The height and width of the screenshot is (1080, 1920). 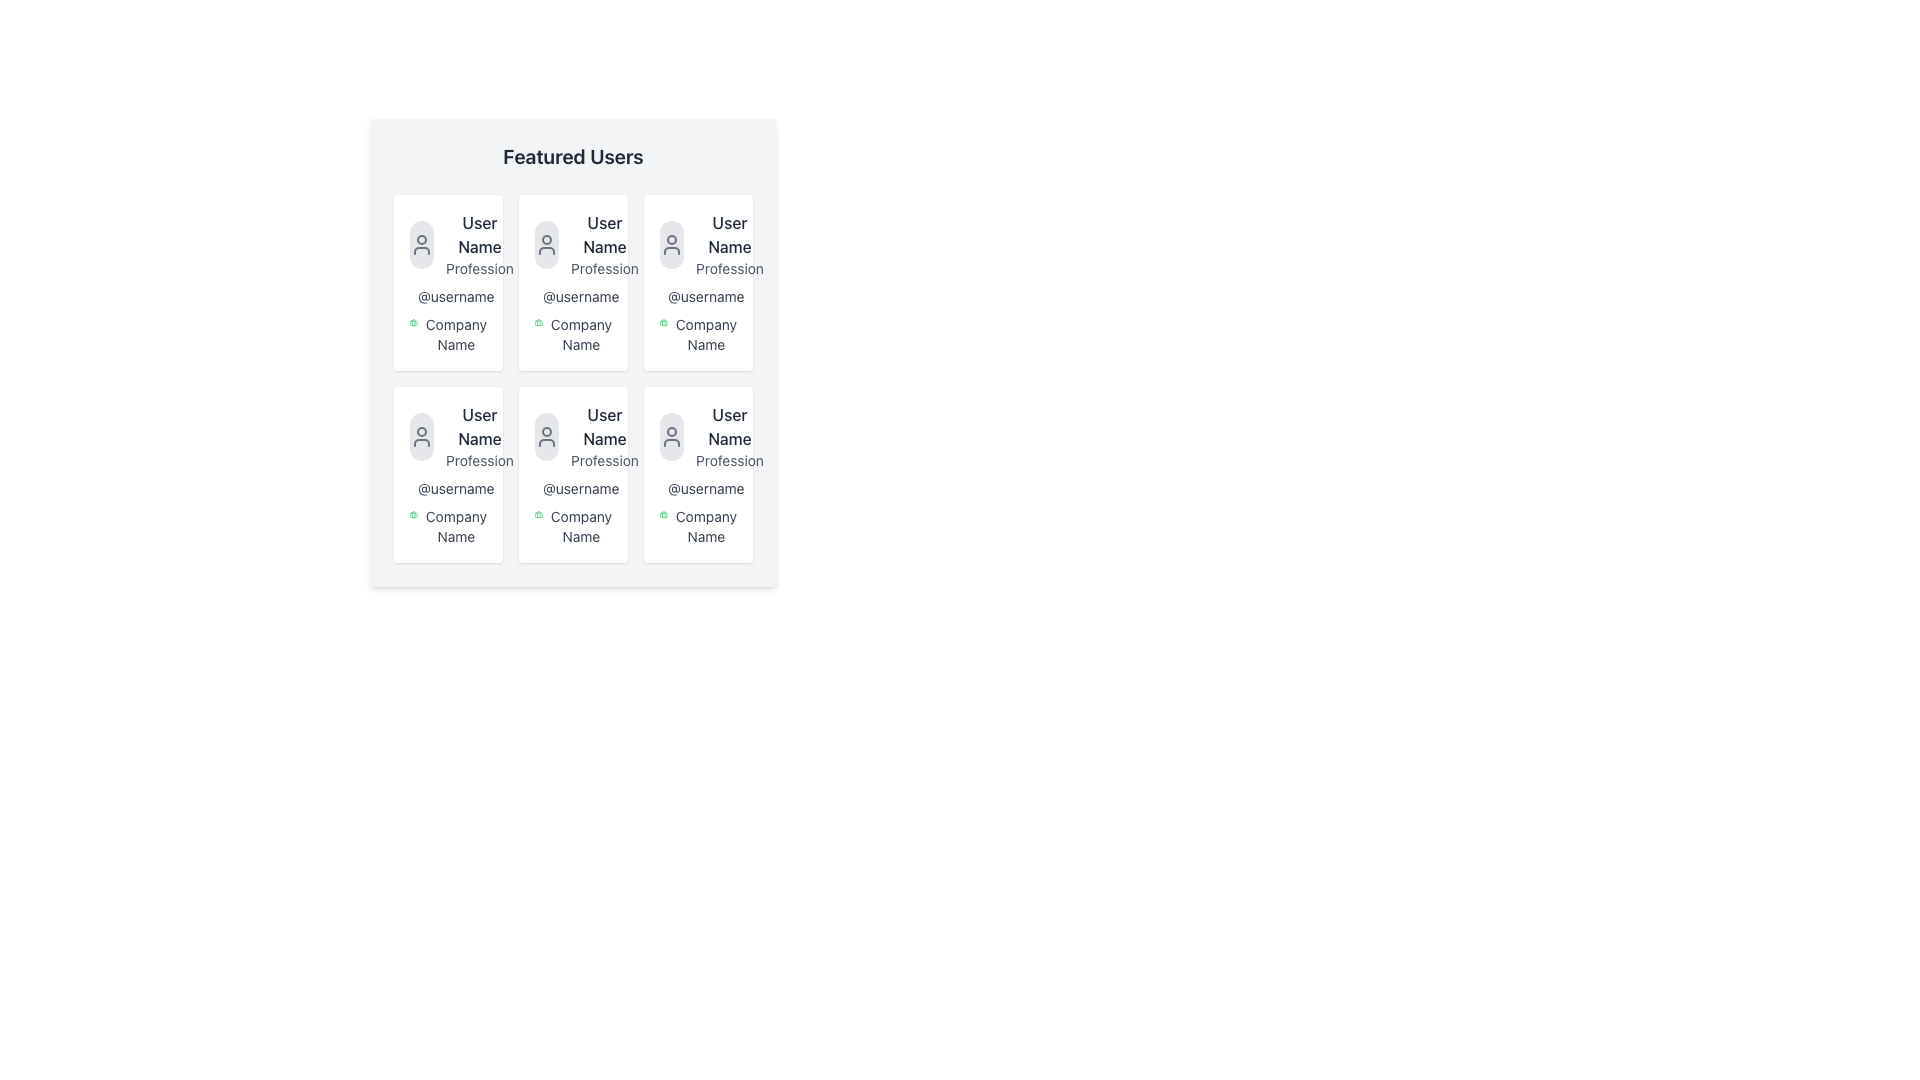 What do you see at coordinates (480, 435) in the screenshot?
I see `the text block containing 'User Name' and 'Profession' located under the 'Featured Users' heading` at bounding box center [480, 435].